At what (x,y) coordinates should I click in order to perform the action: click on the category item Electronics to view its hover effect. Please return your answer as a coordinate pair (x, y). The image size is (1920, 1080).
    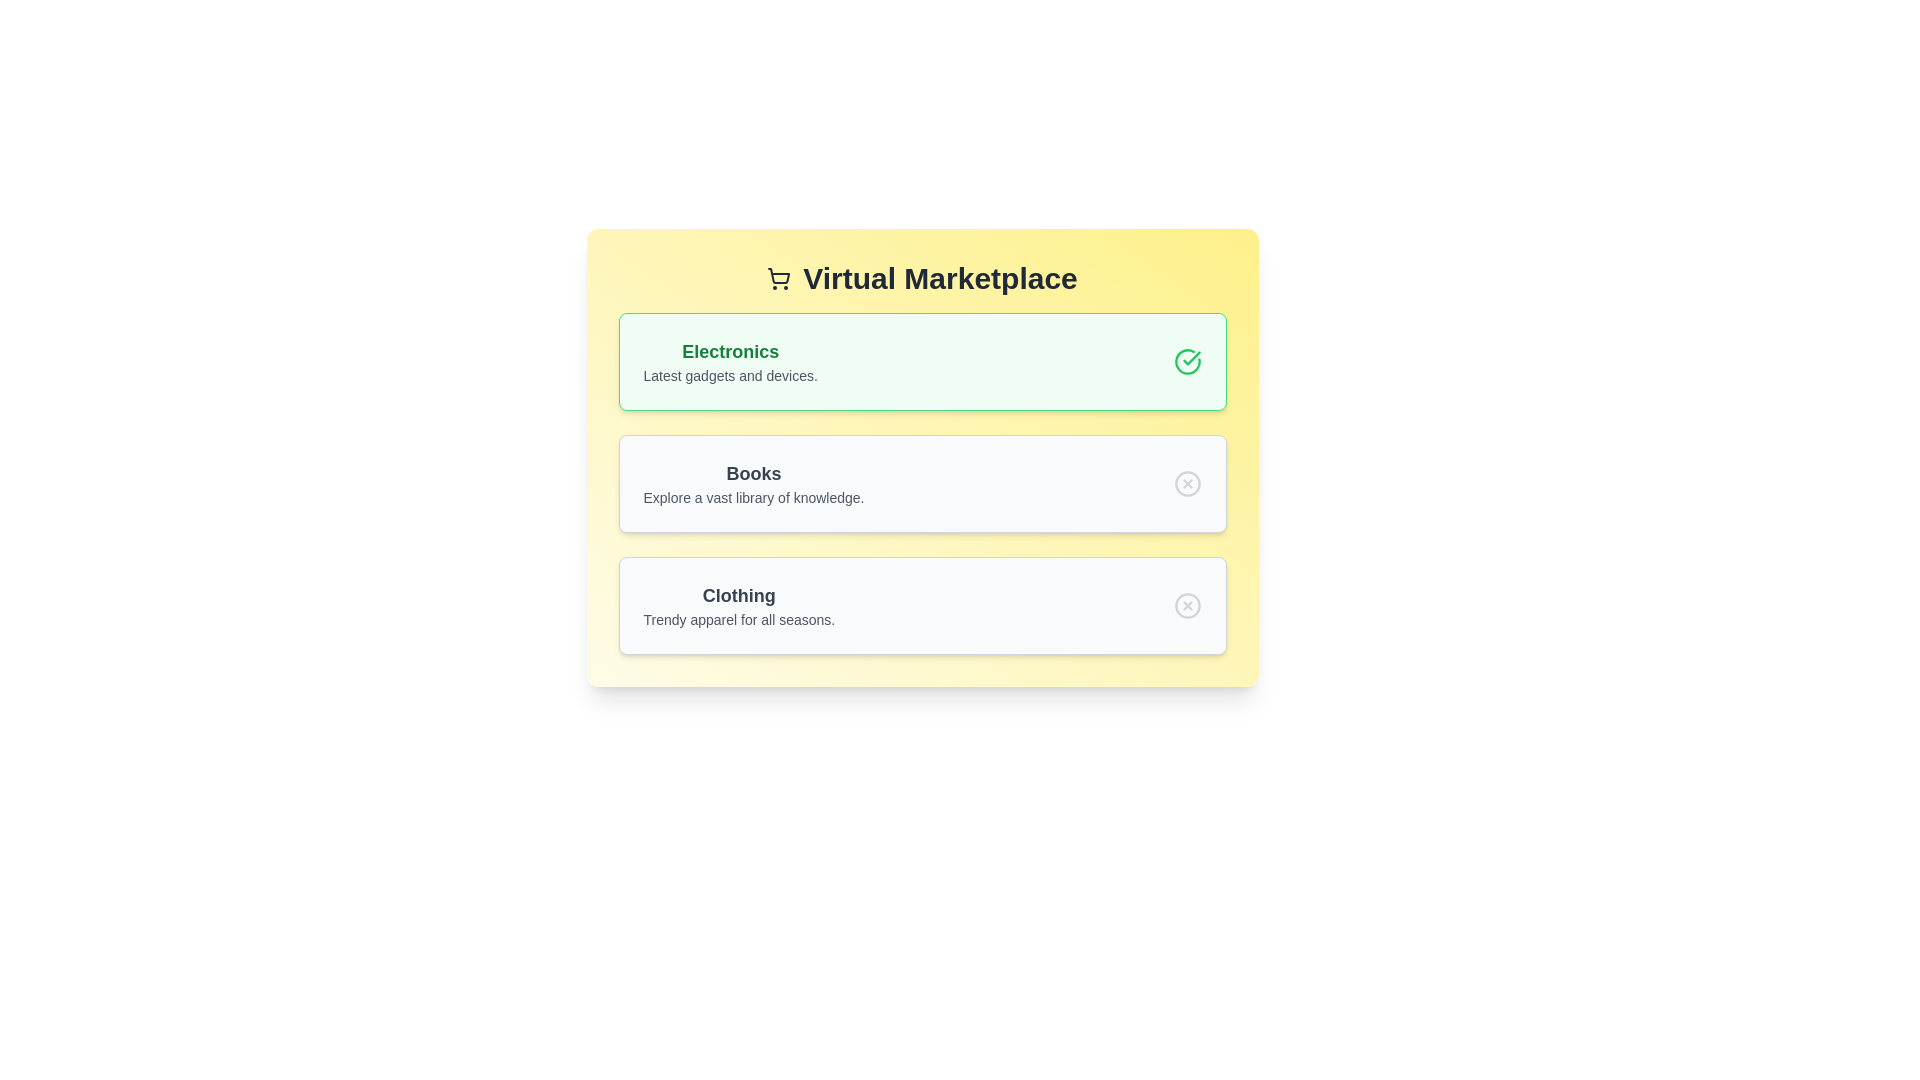
    Looking at the image, I should click on (729, 362).